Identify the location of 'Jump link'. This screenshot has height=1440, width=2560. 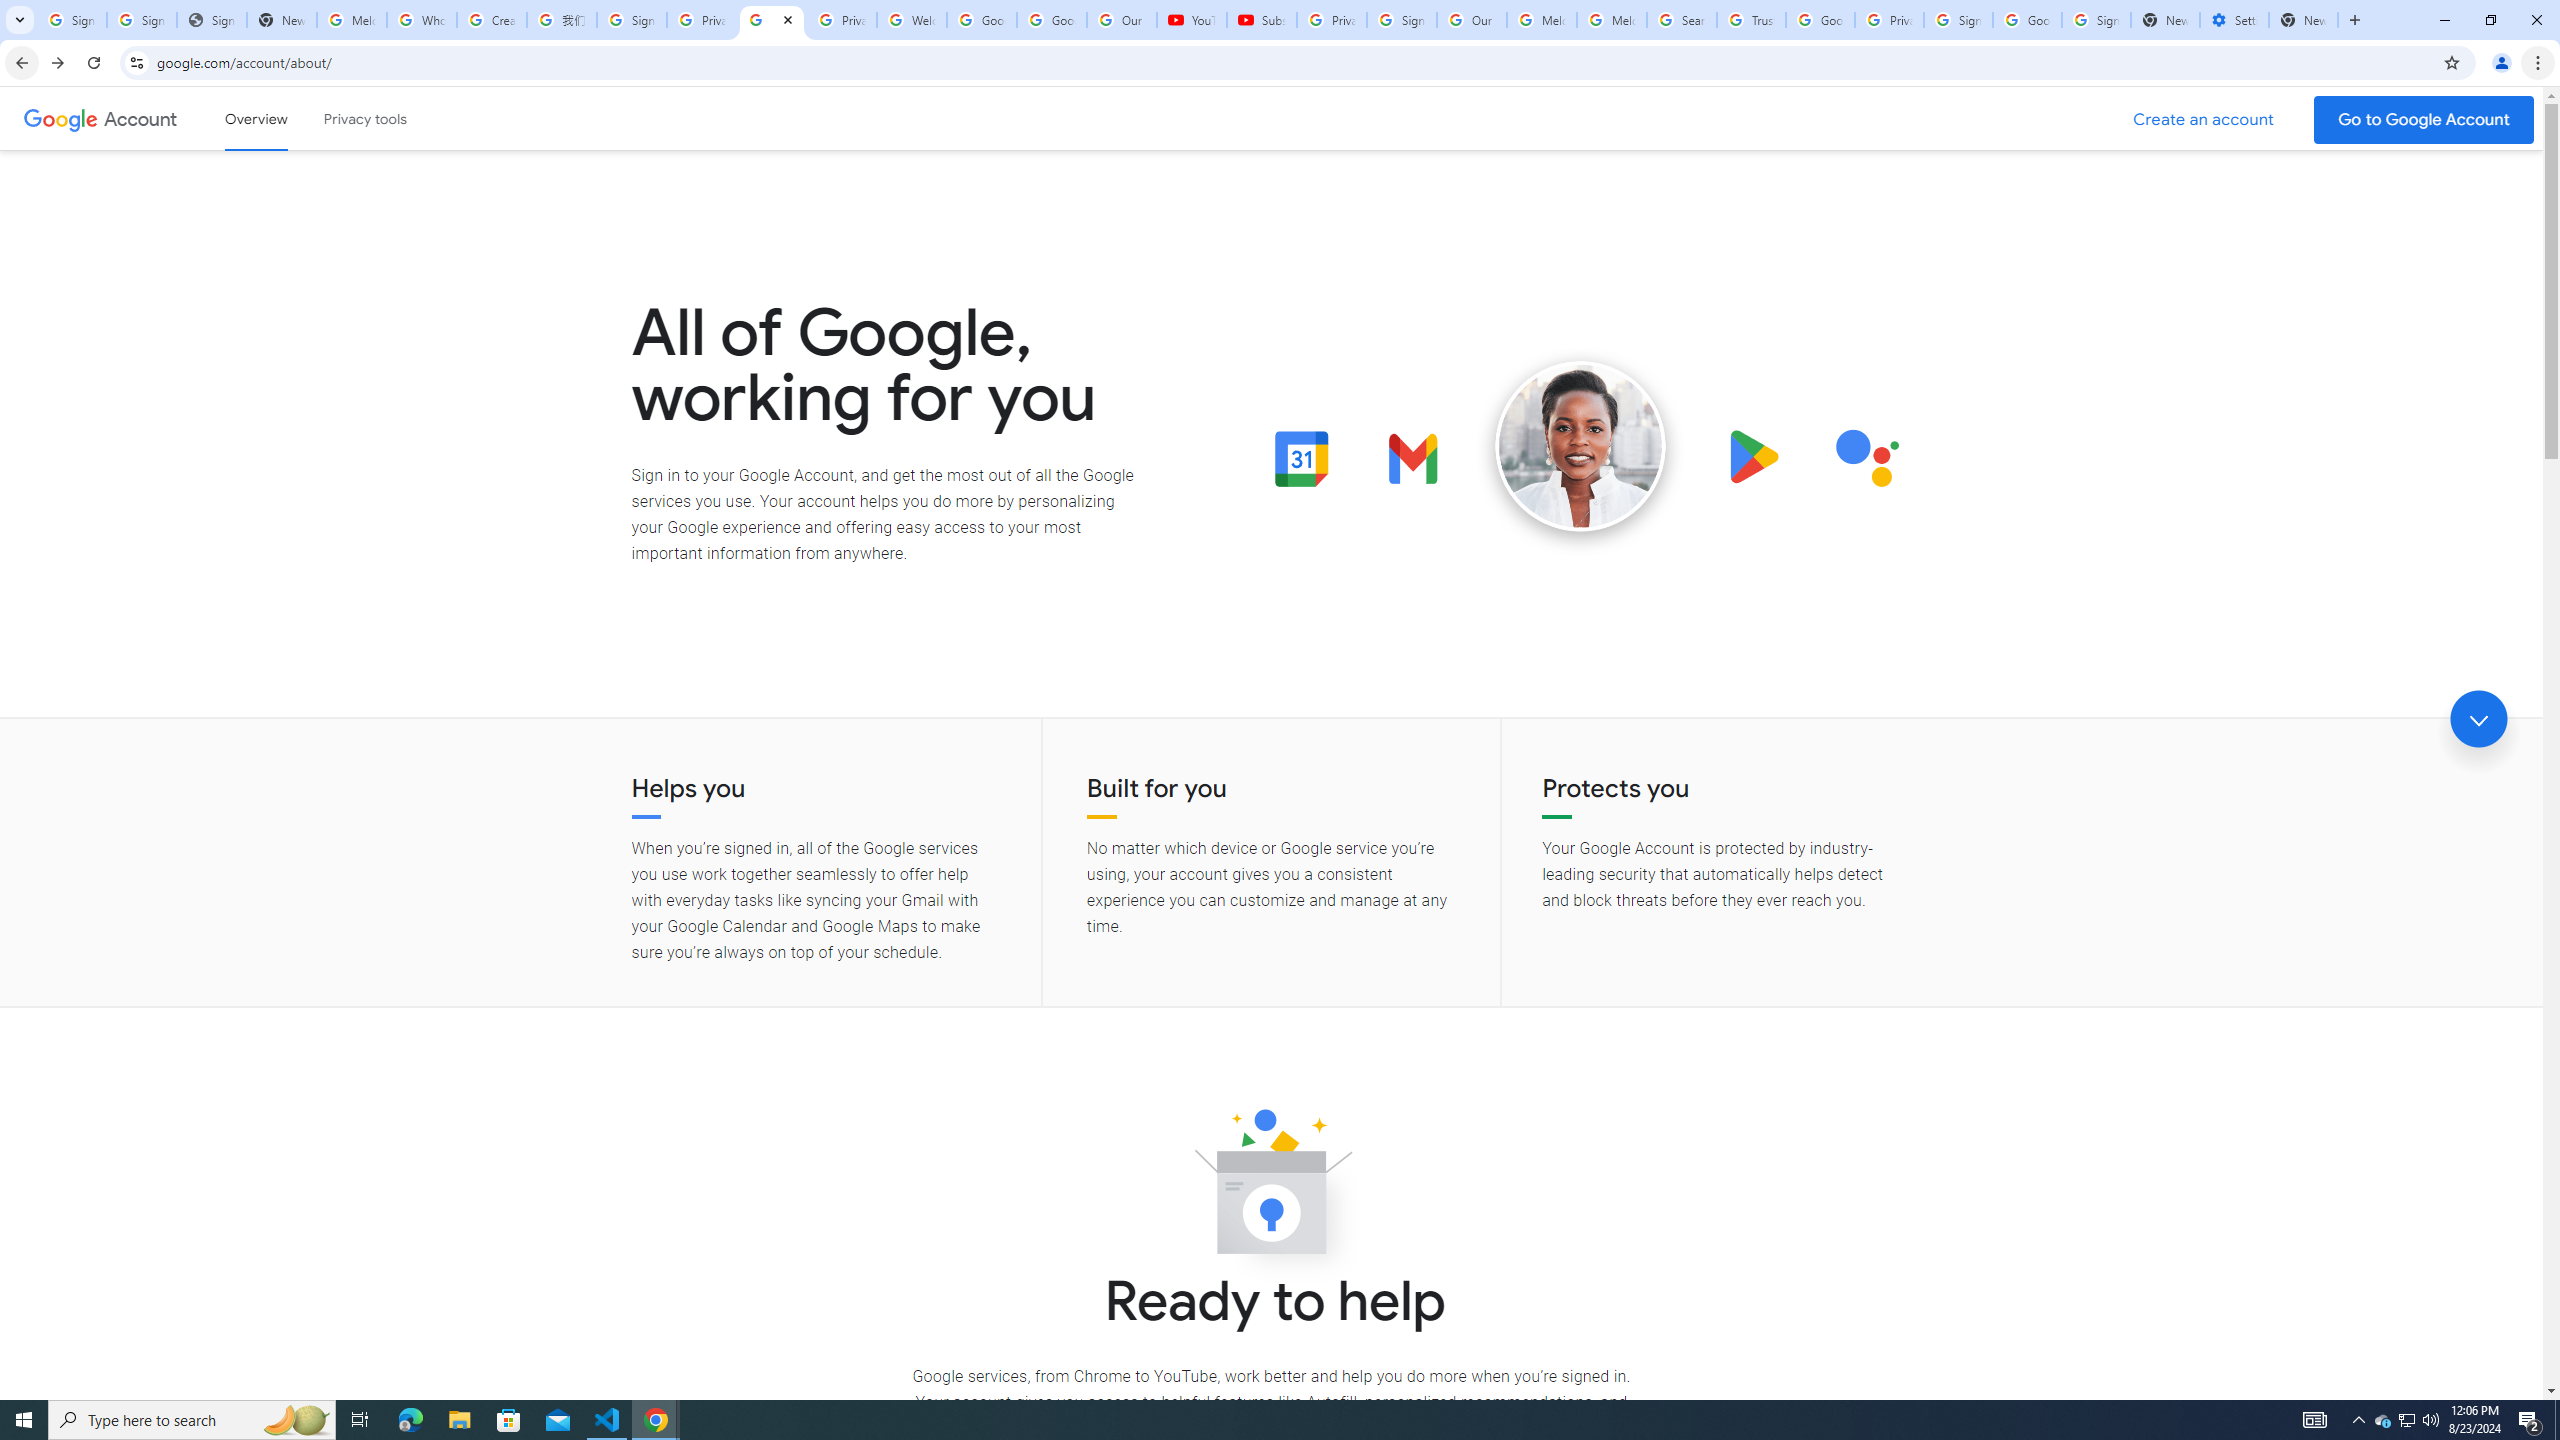
(2478, 719).